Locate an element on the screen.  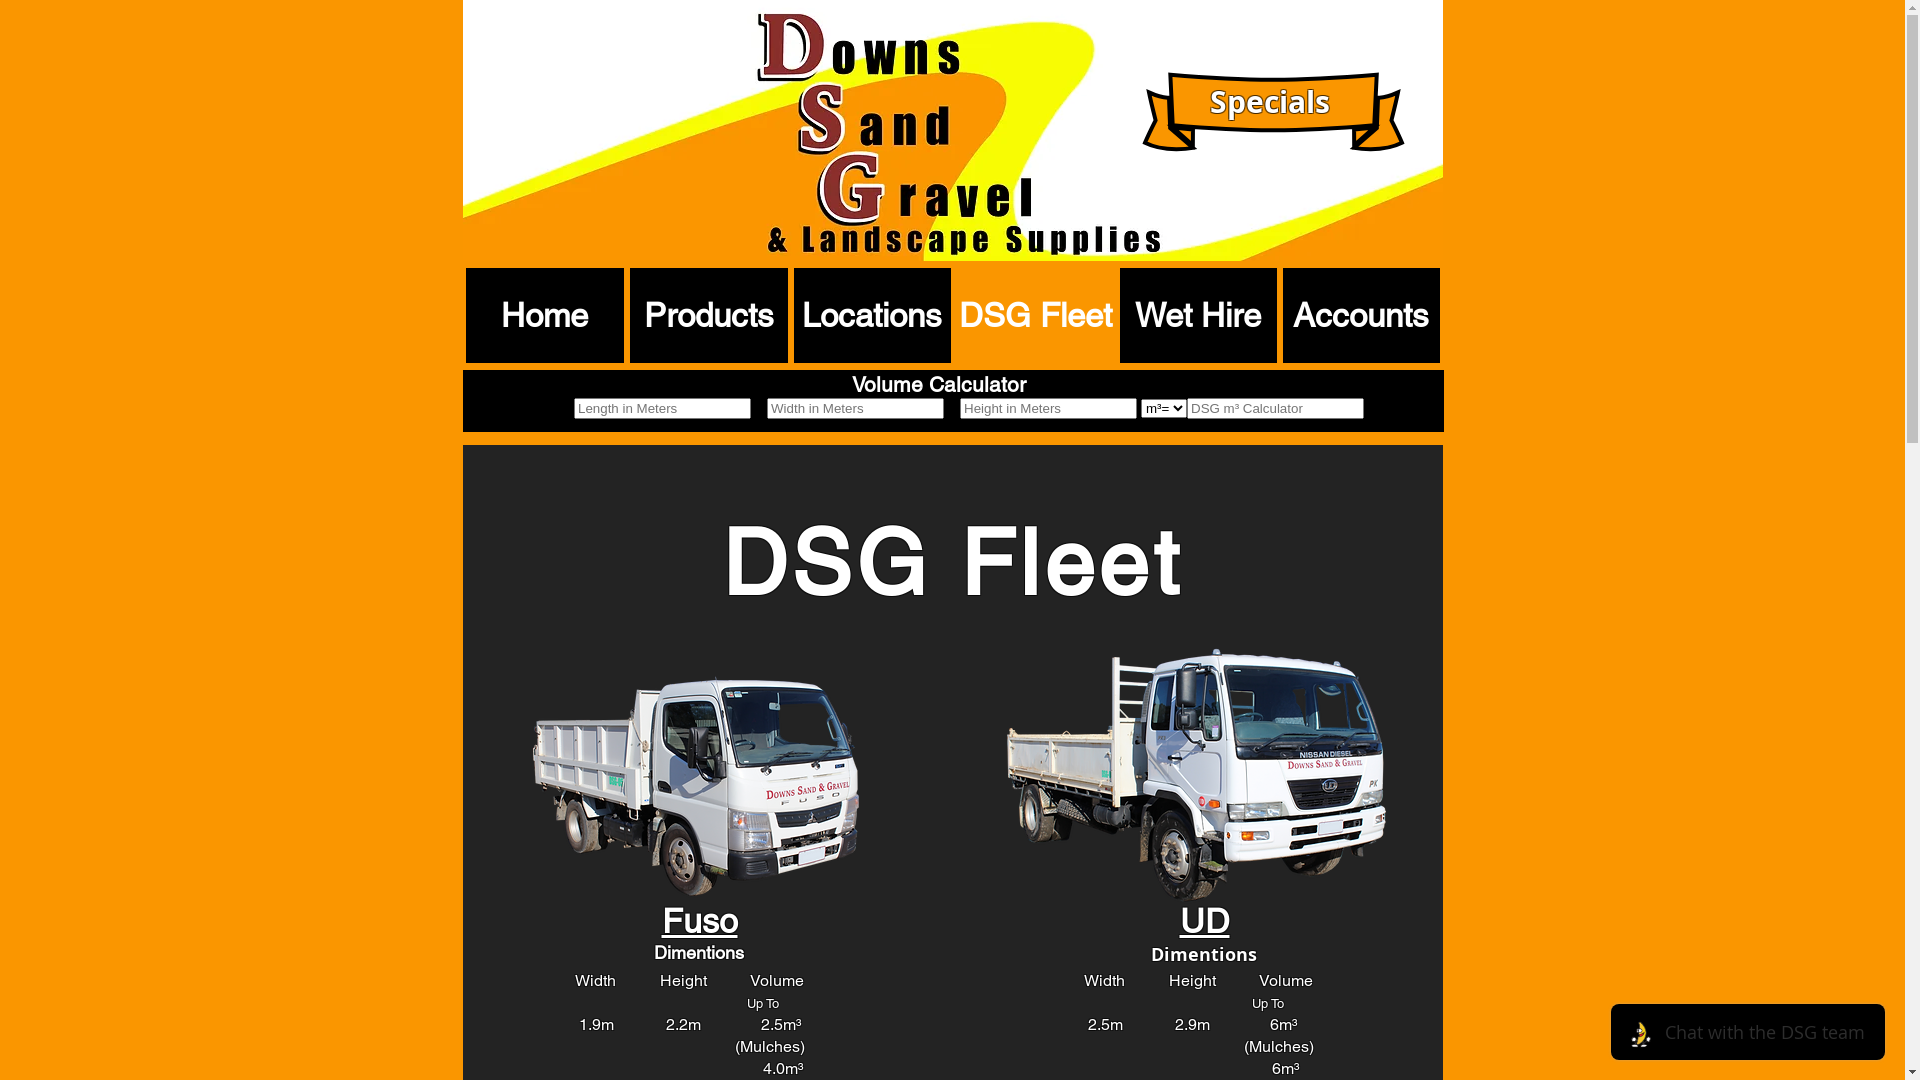
'Wet Hire' is located at coordinates (1198, 315).